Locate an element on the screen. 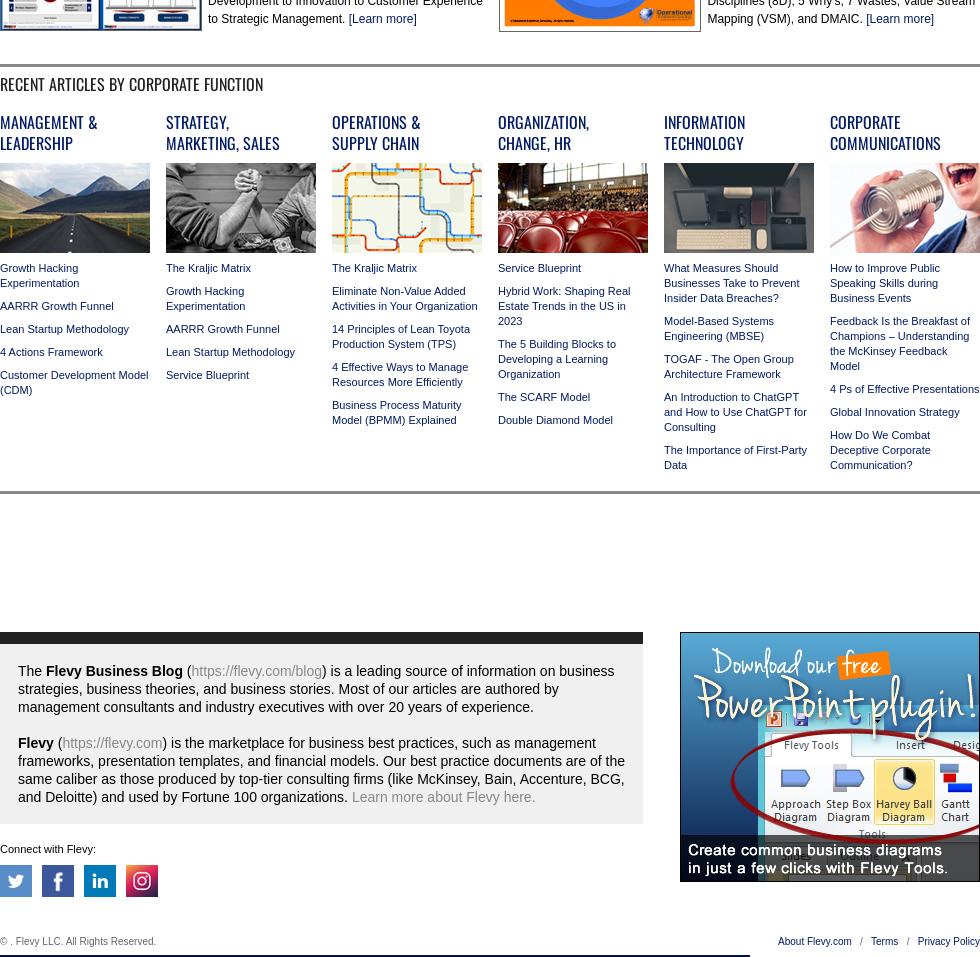  '4 Ps of Effective Presentations' is located at coordinates (904, 388).